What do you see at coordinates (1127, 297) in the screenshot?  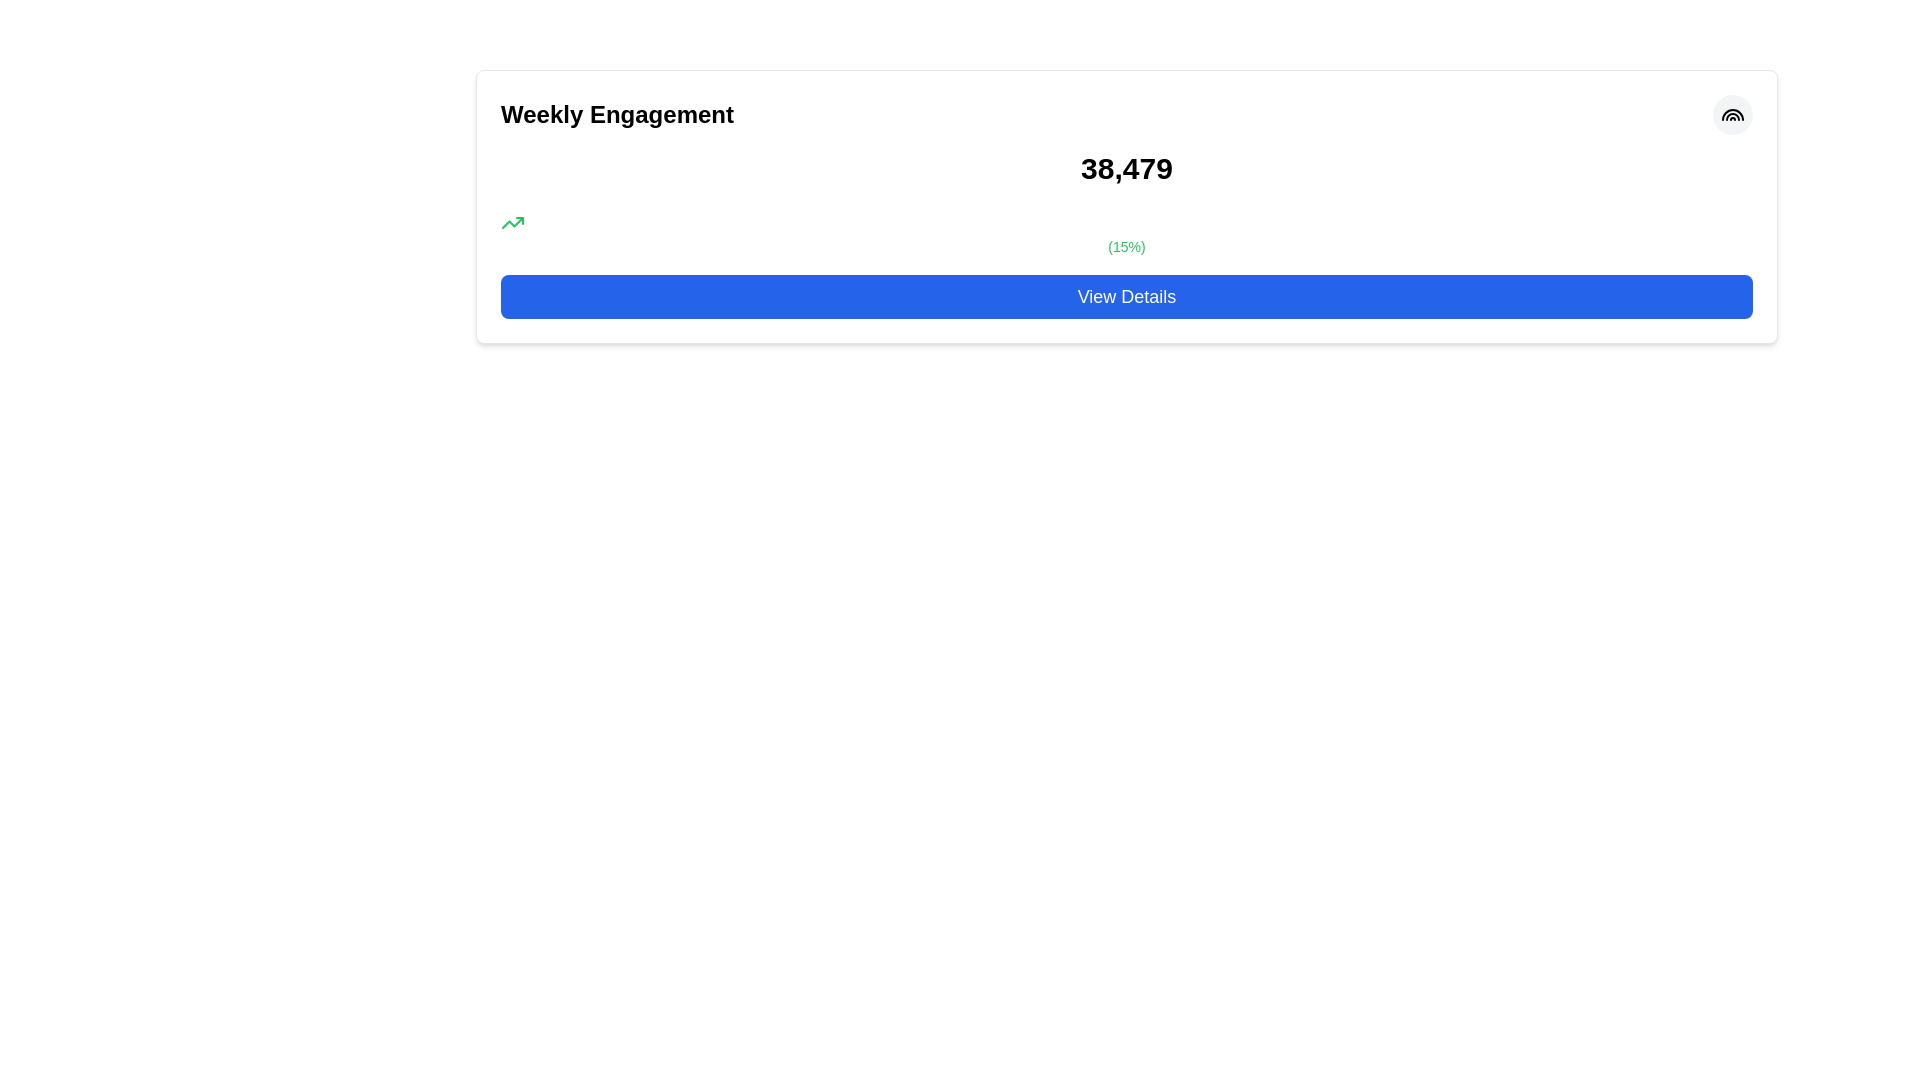 I see `the rectangular button with a vibrant blue background and white text reading 'View Details'` at bounding box center [1127, 297].